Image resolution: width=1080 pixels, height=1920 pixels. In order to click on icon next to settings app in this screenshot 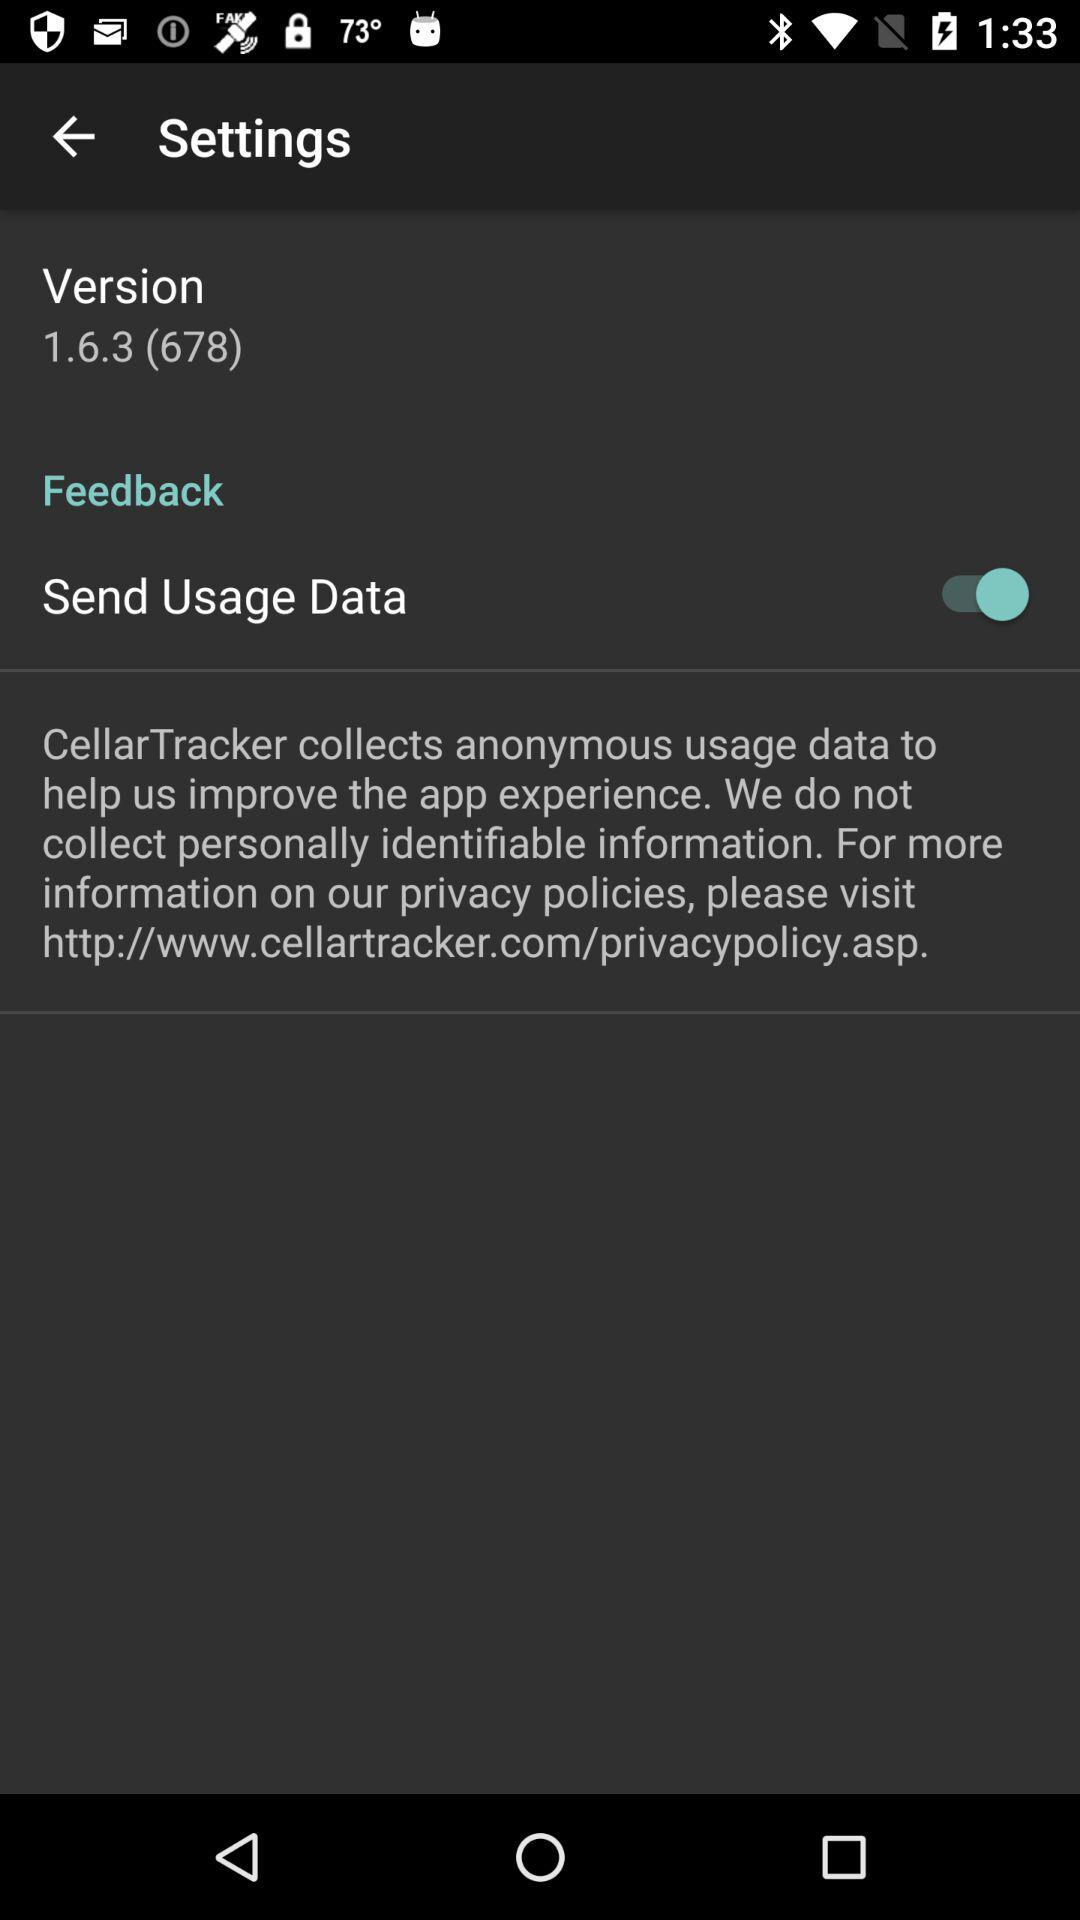, I will do `click(72, 135)`.